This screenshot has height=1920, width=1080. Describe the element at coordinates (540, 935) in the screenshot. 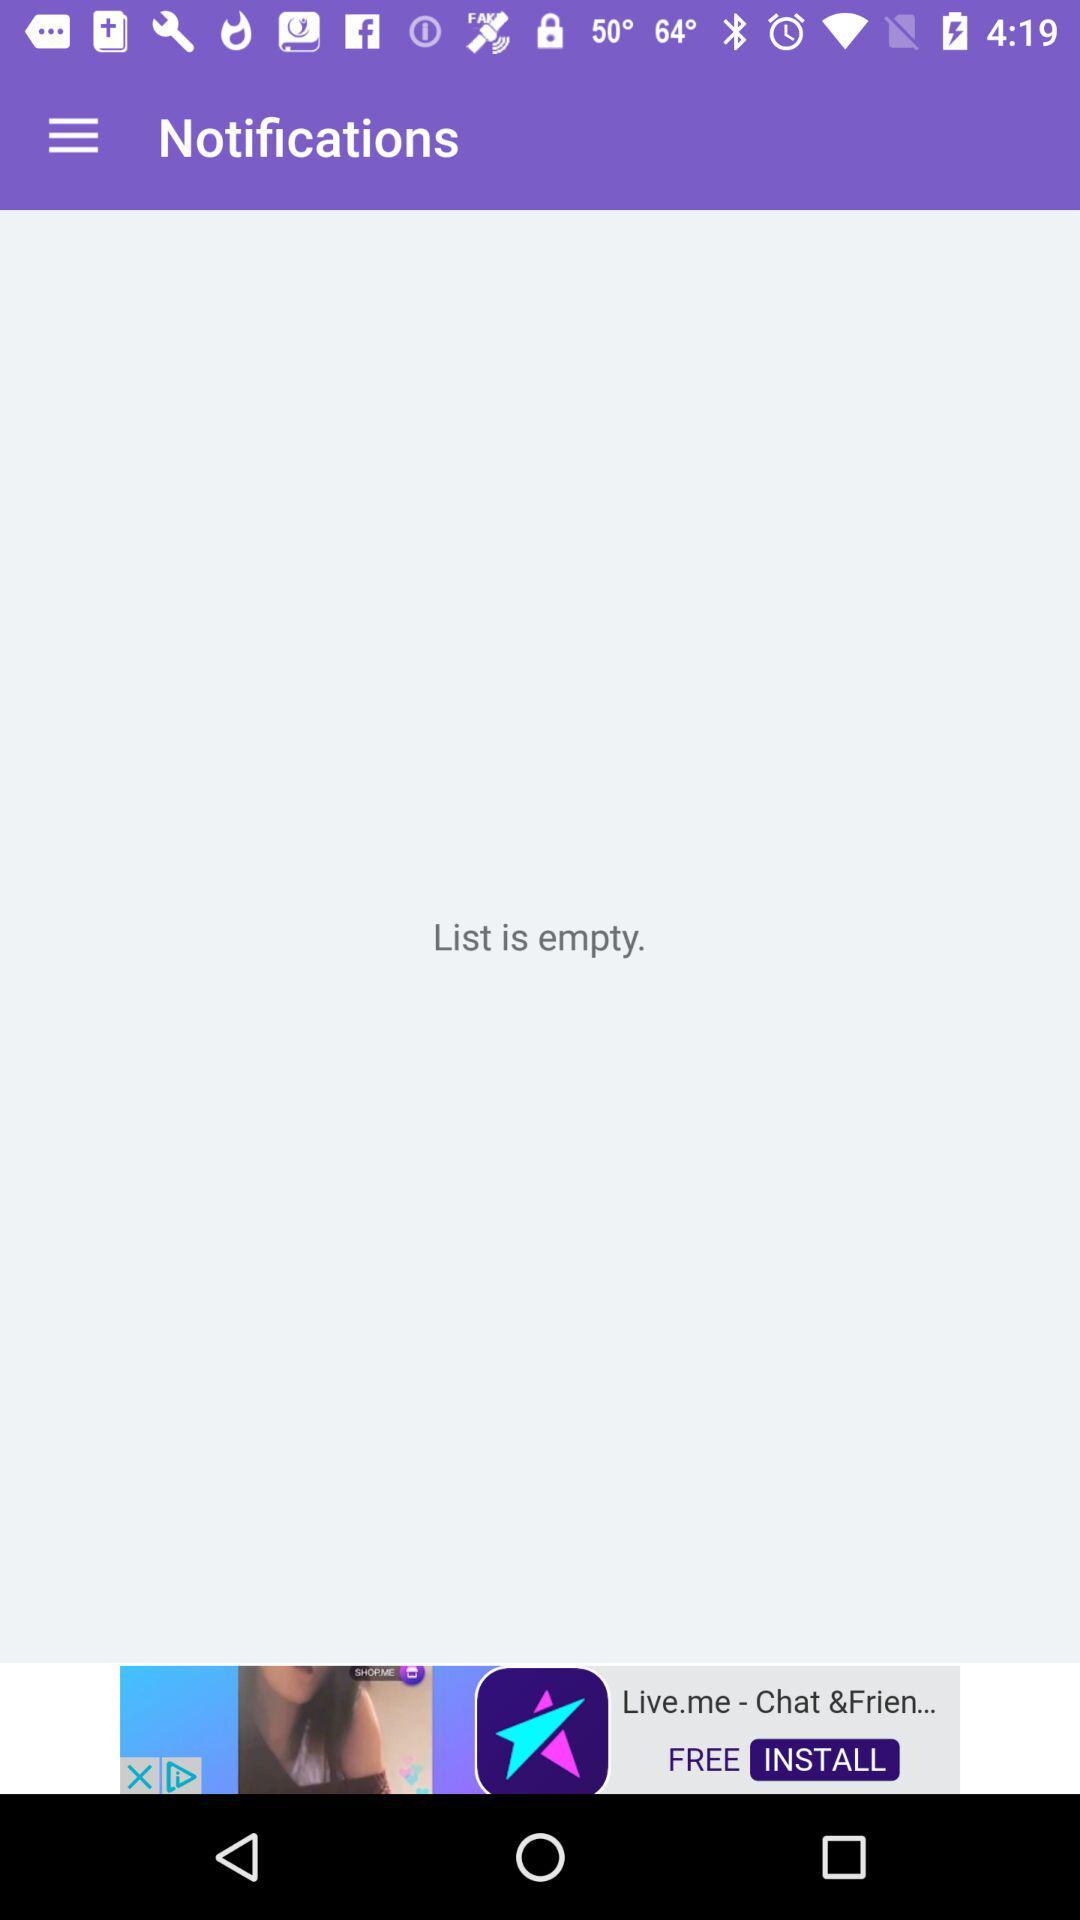

I see `color print` at that location.